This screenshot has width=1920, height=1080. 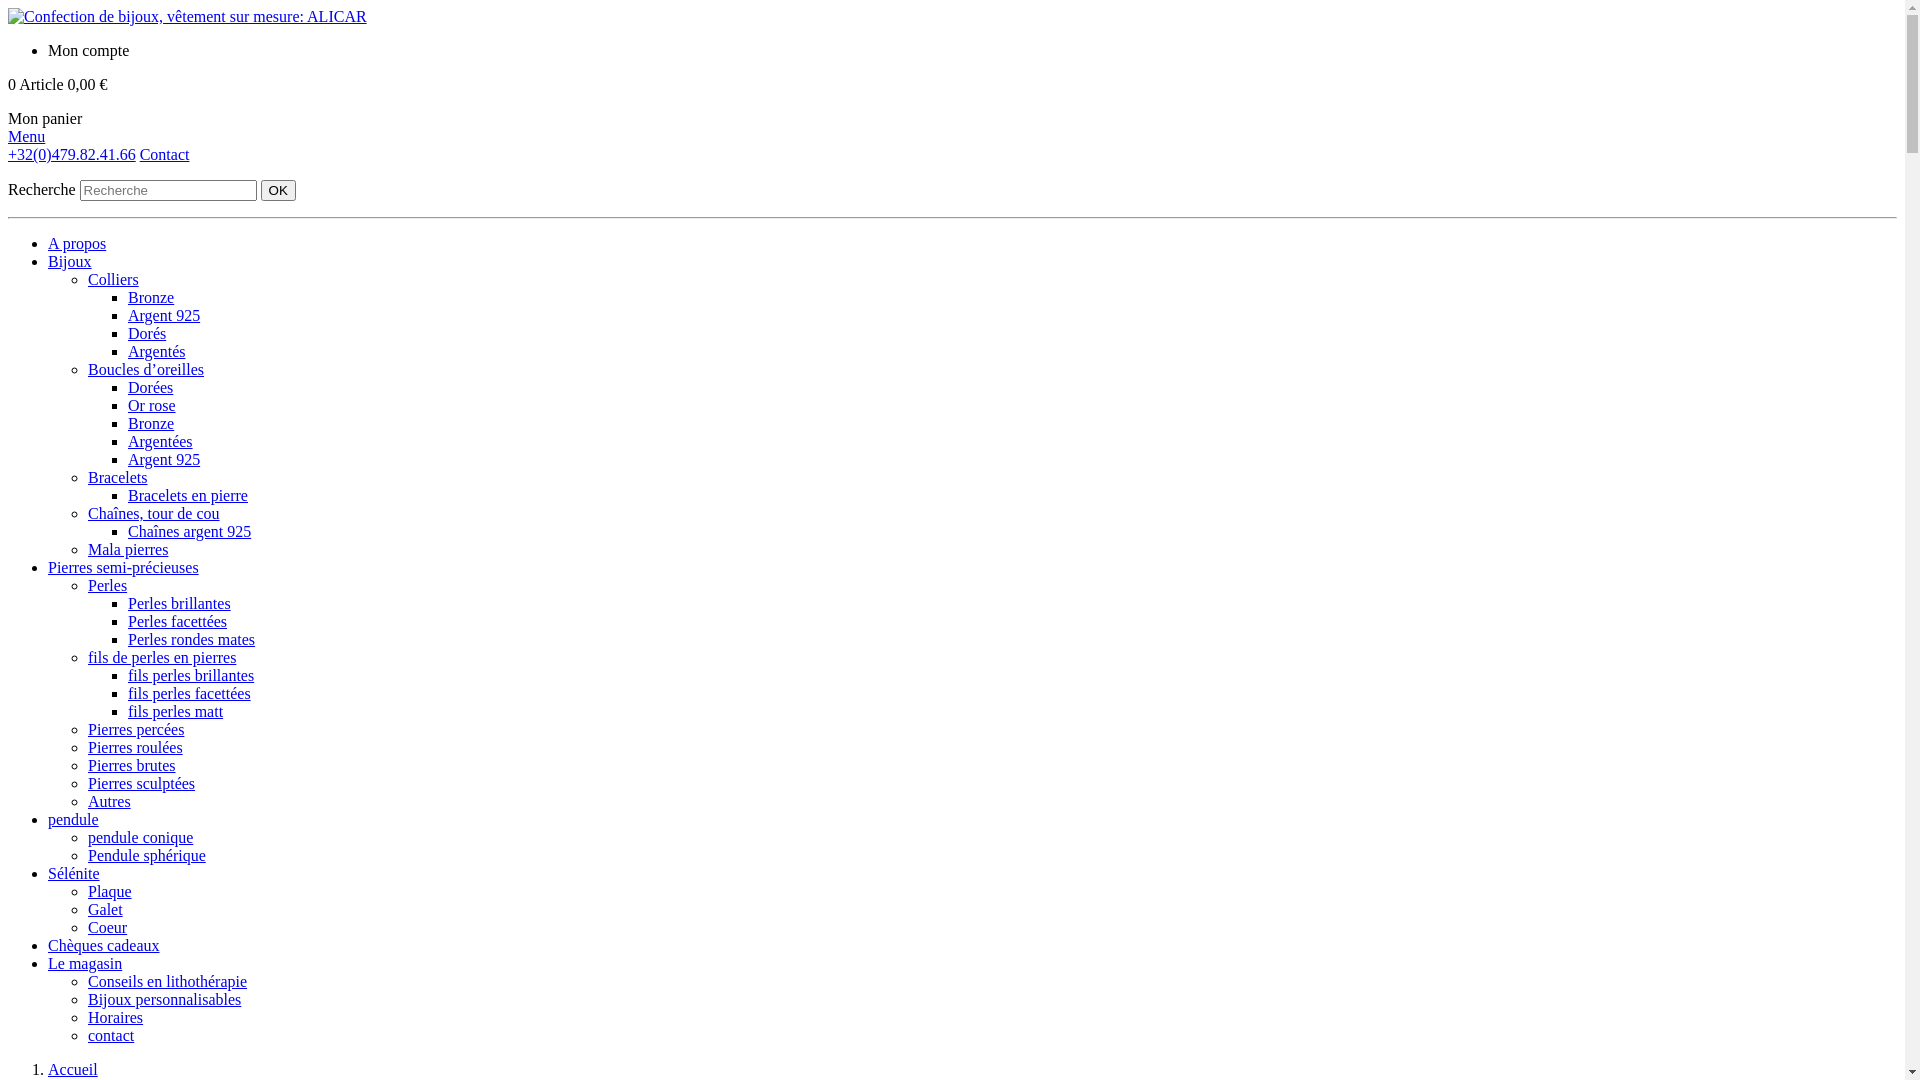 What do you see at coordinates (106, 927) in the screenshot?
I see `'Coeur'` at bounding box center [106, 927].